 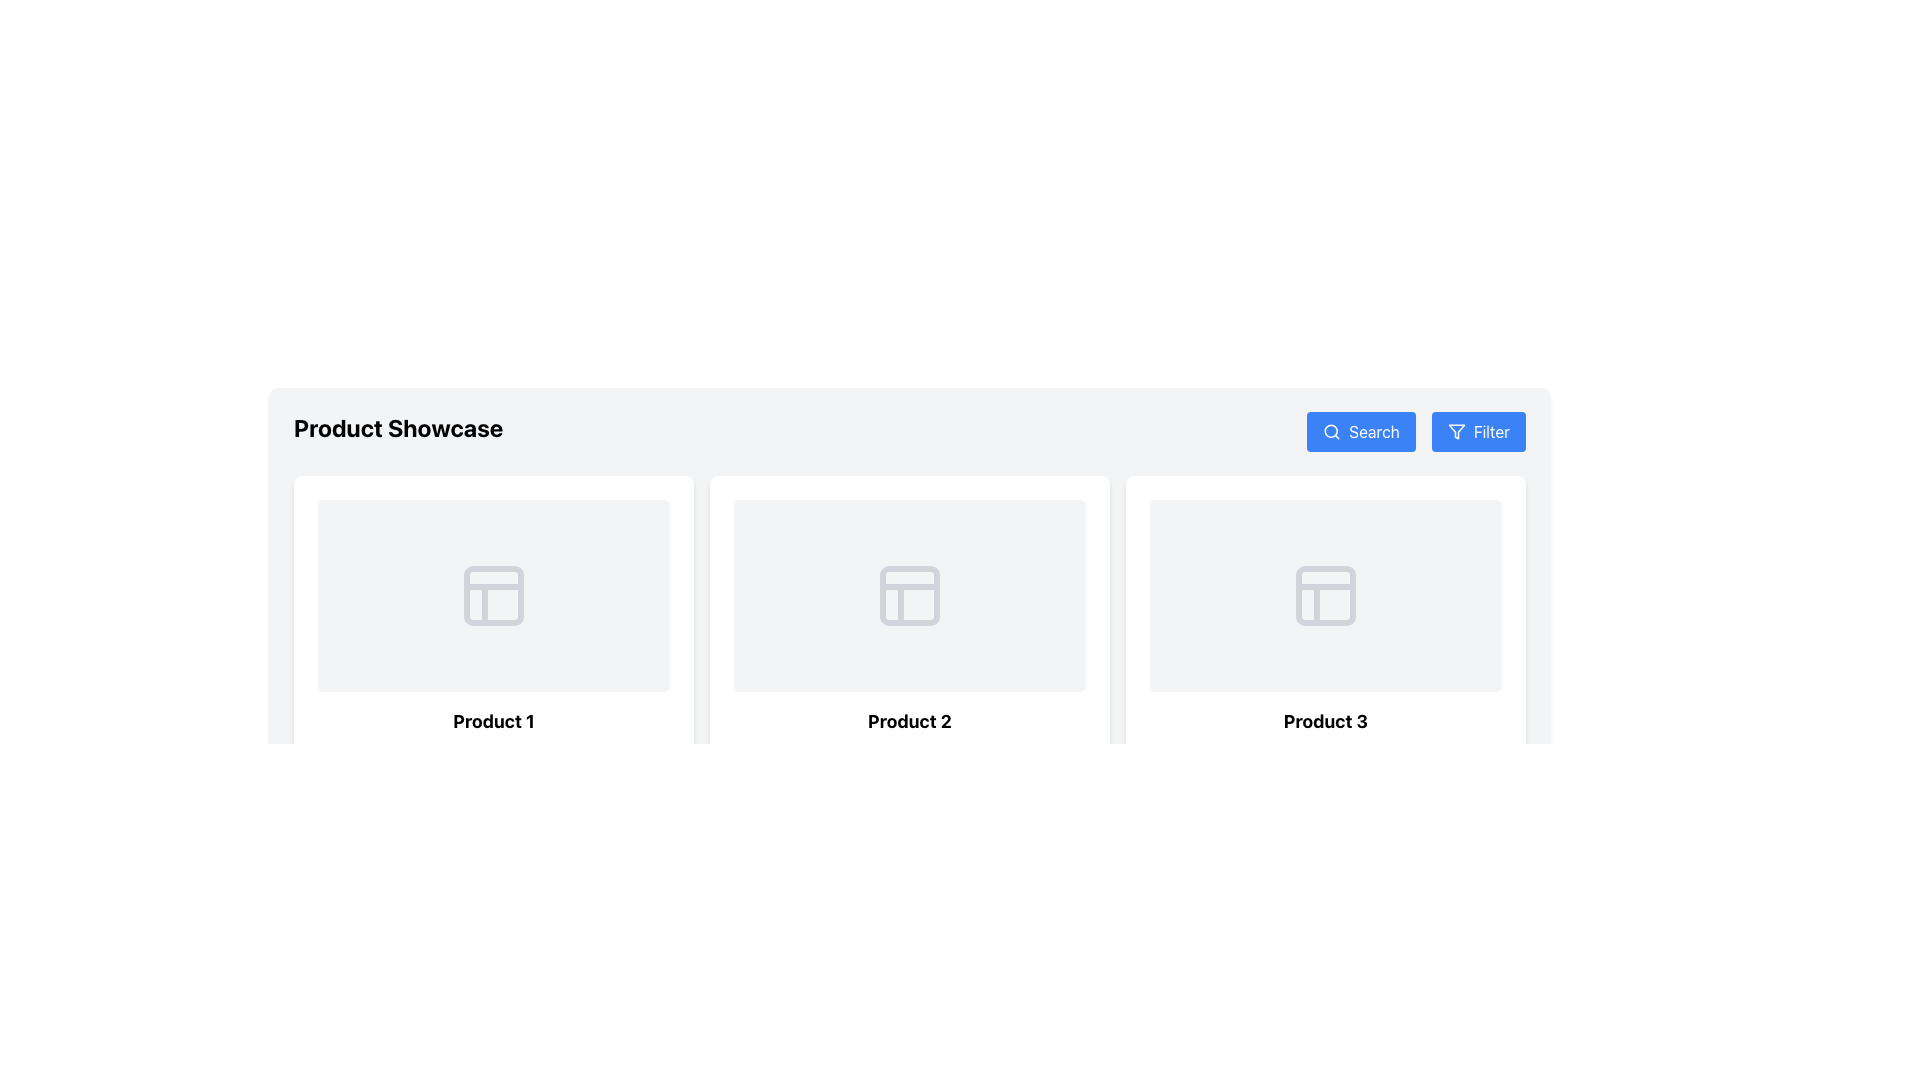 What do you see at coordinates (909, 595) in the screenshot?
I see `the visual representation of the square-shaped icon with a grid-like design, located in the center of the card labeled 'Product 2' in a three-card layout` at bounding box center [909, 595].